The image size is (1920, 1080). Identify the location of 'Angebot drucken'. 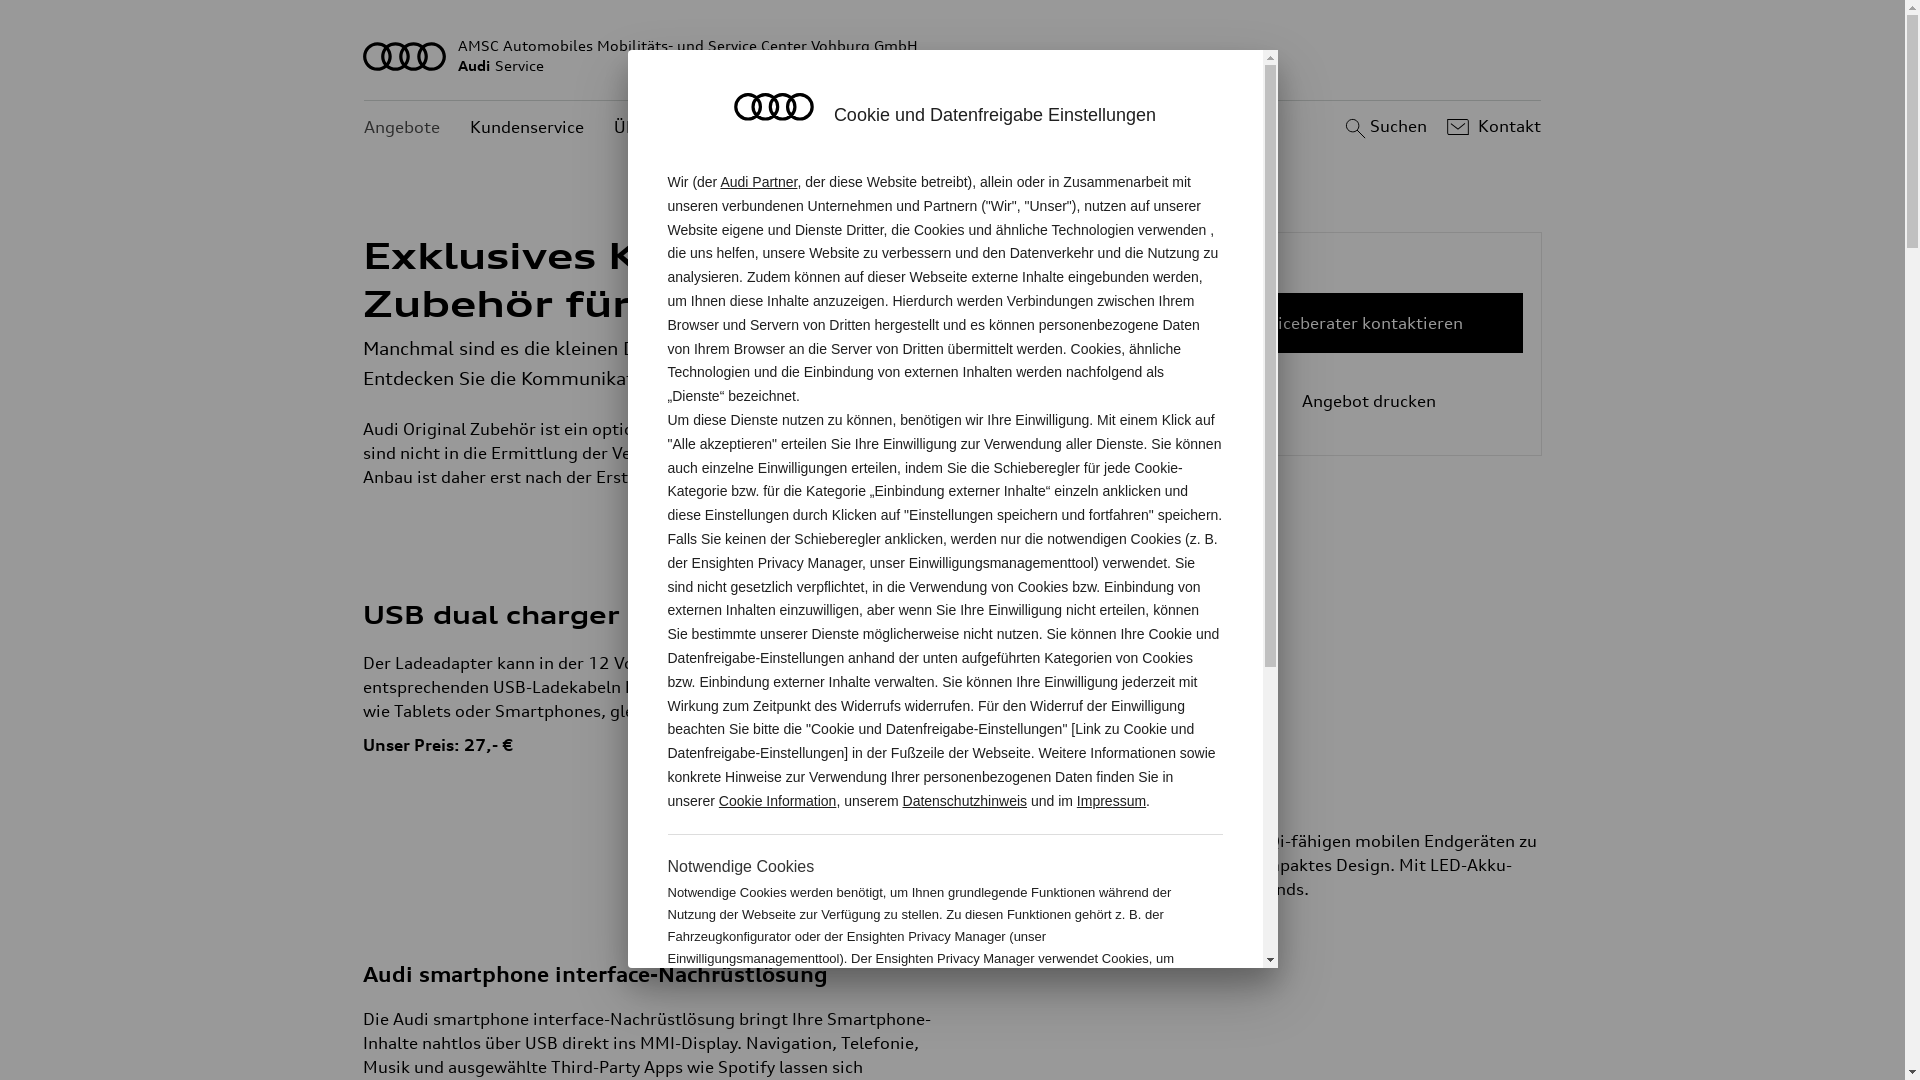
(1353, 401).